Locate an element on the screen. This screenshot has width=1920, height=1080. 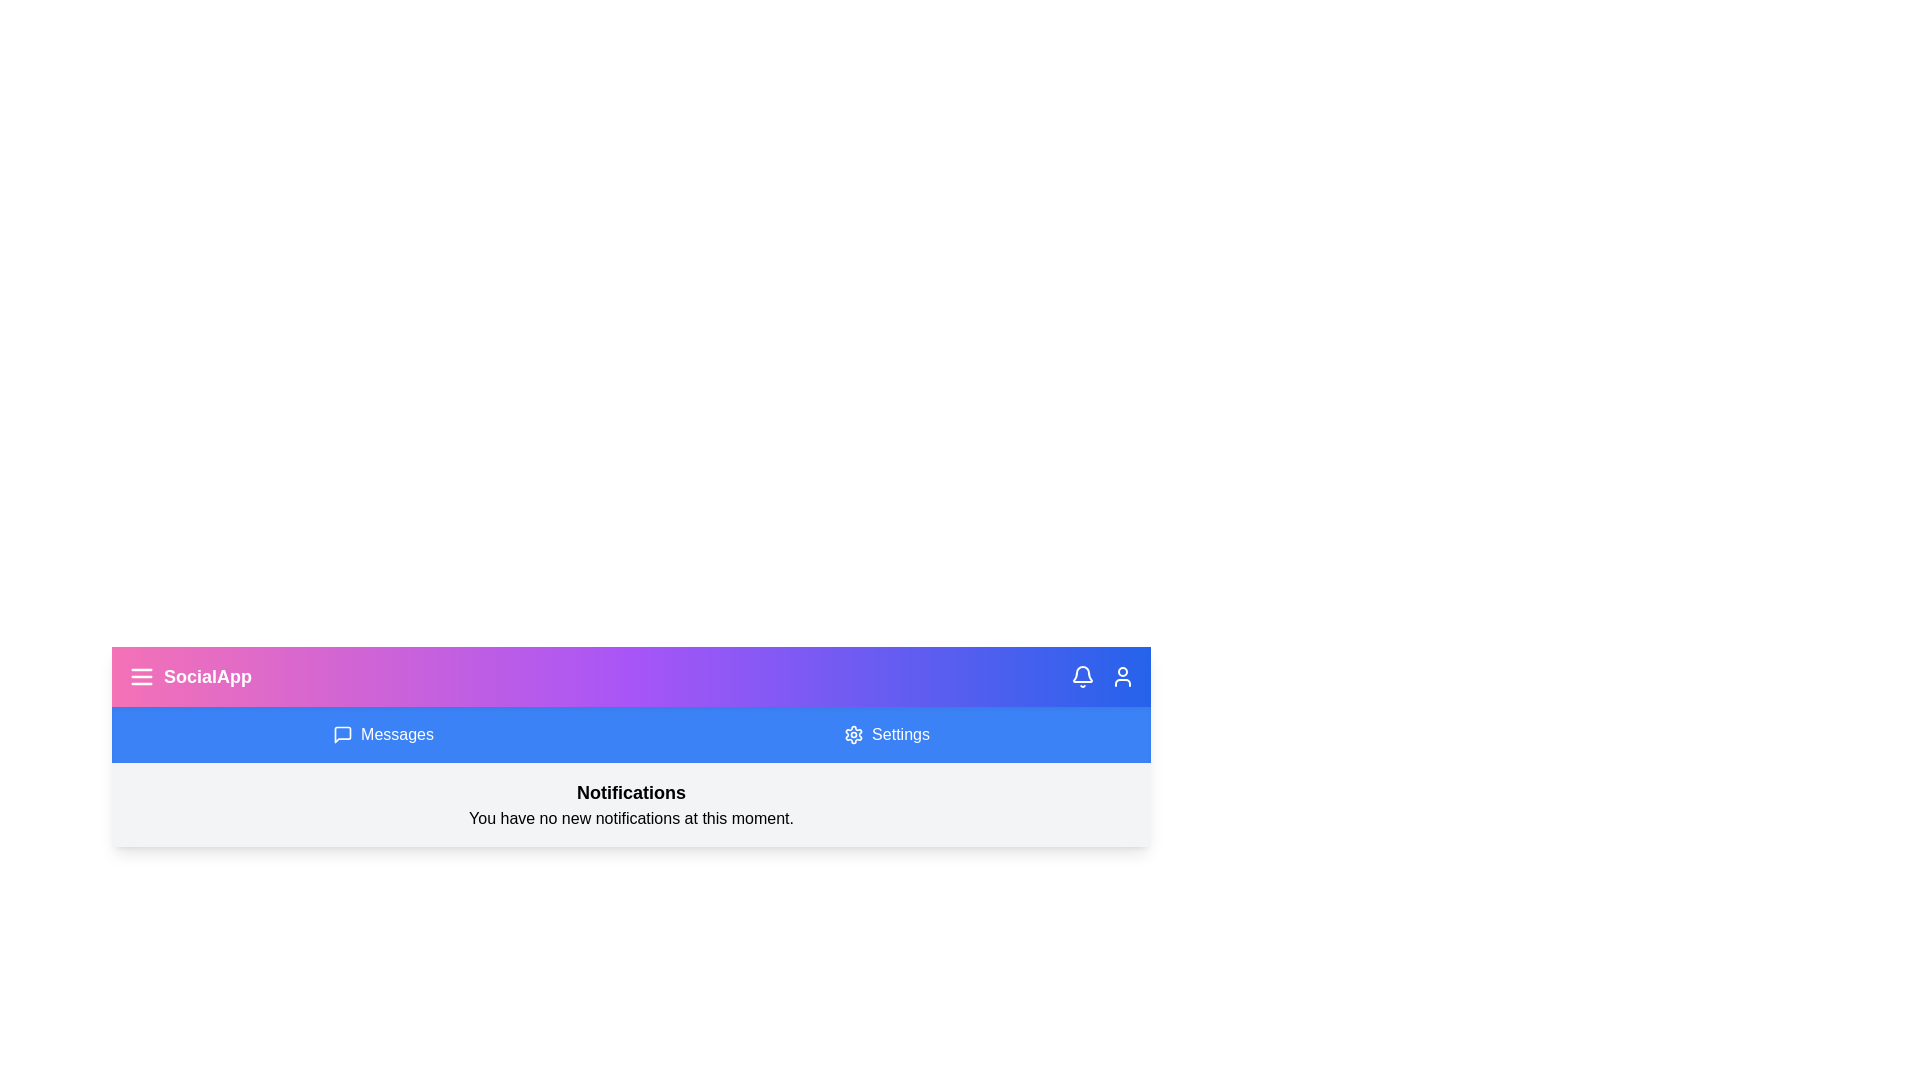
the 'Settings' button in the navigation bar is located at coordinates (886, 735).